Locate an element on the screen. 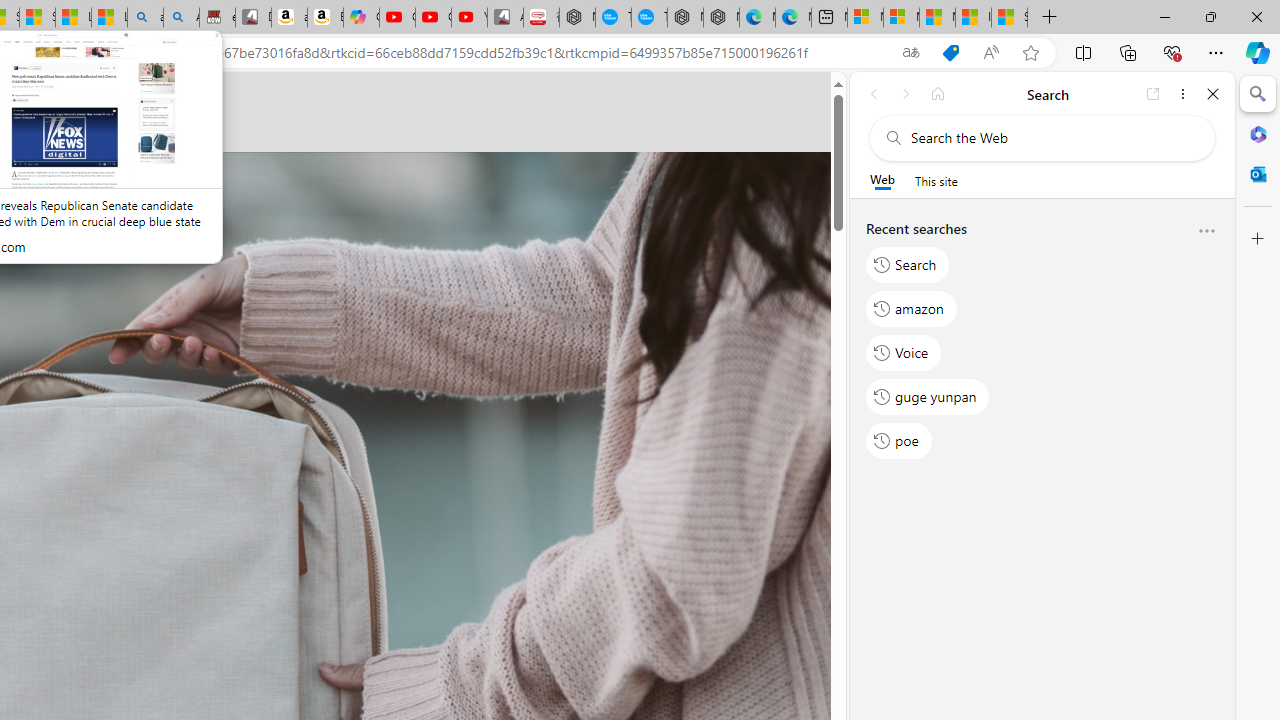 The height and width of the screenshot is (720, 1280). 'Copilot' is located at coordinates (361, 17).